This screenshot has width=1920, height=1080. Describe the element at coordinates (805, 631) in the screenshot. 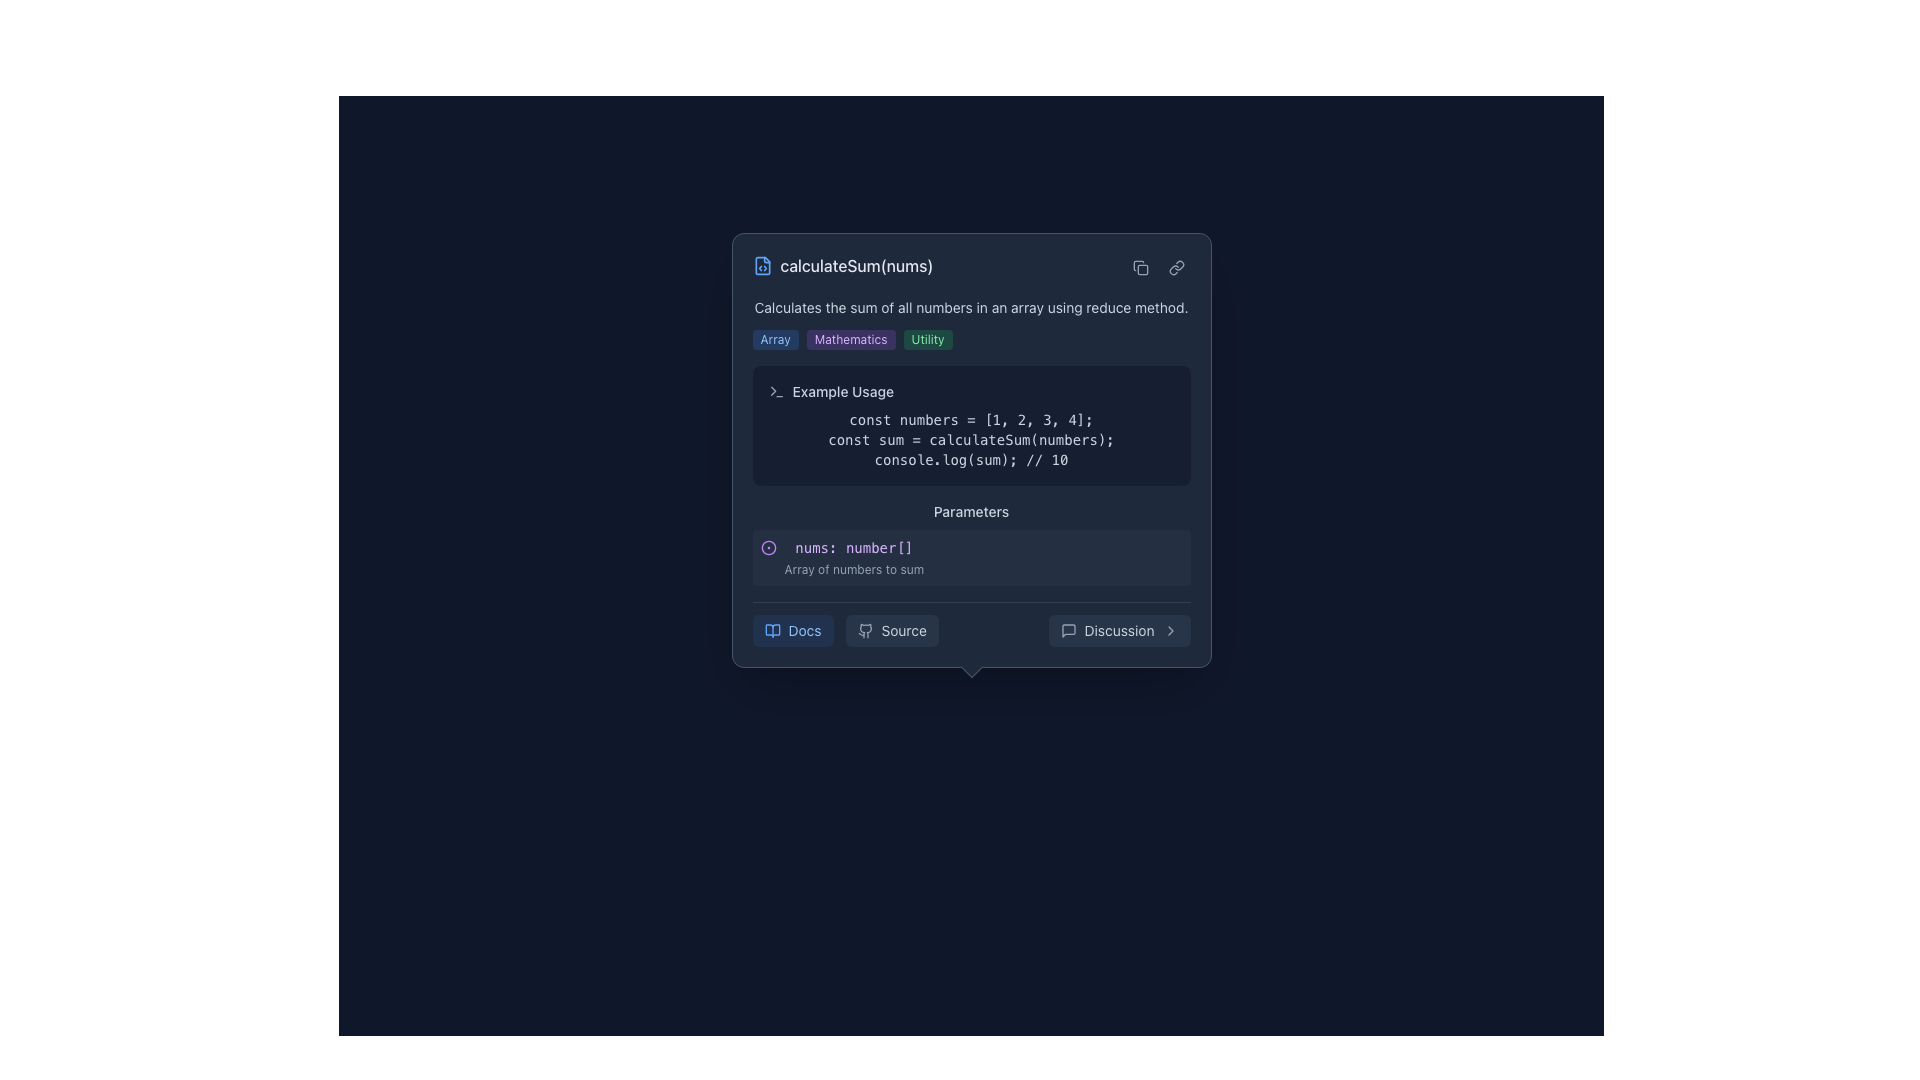

I see `the 'Docs' text link, which is a small blue label in a button-like structure located at the bottom left of the interface` at that location.